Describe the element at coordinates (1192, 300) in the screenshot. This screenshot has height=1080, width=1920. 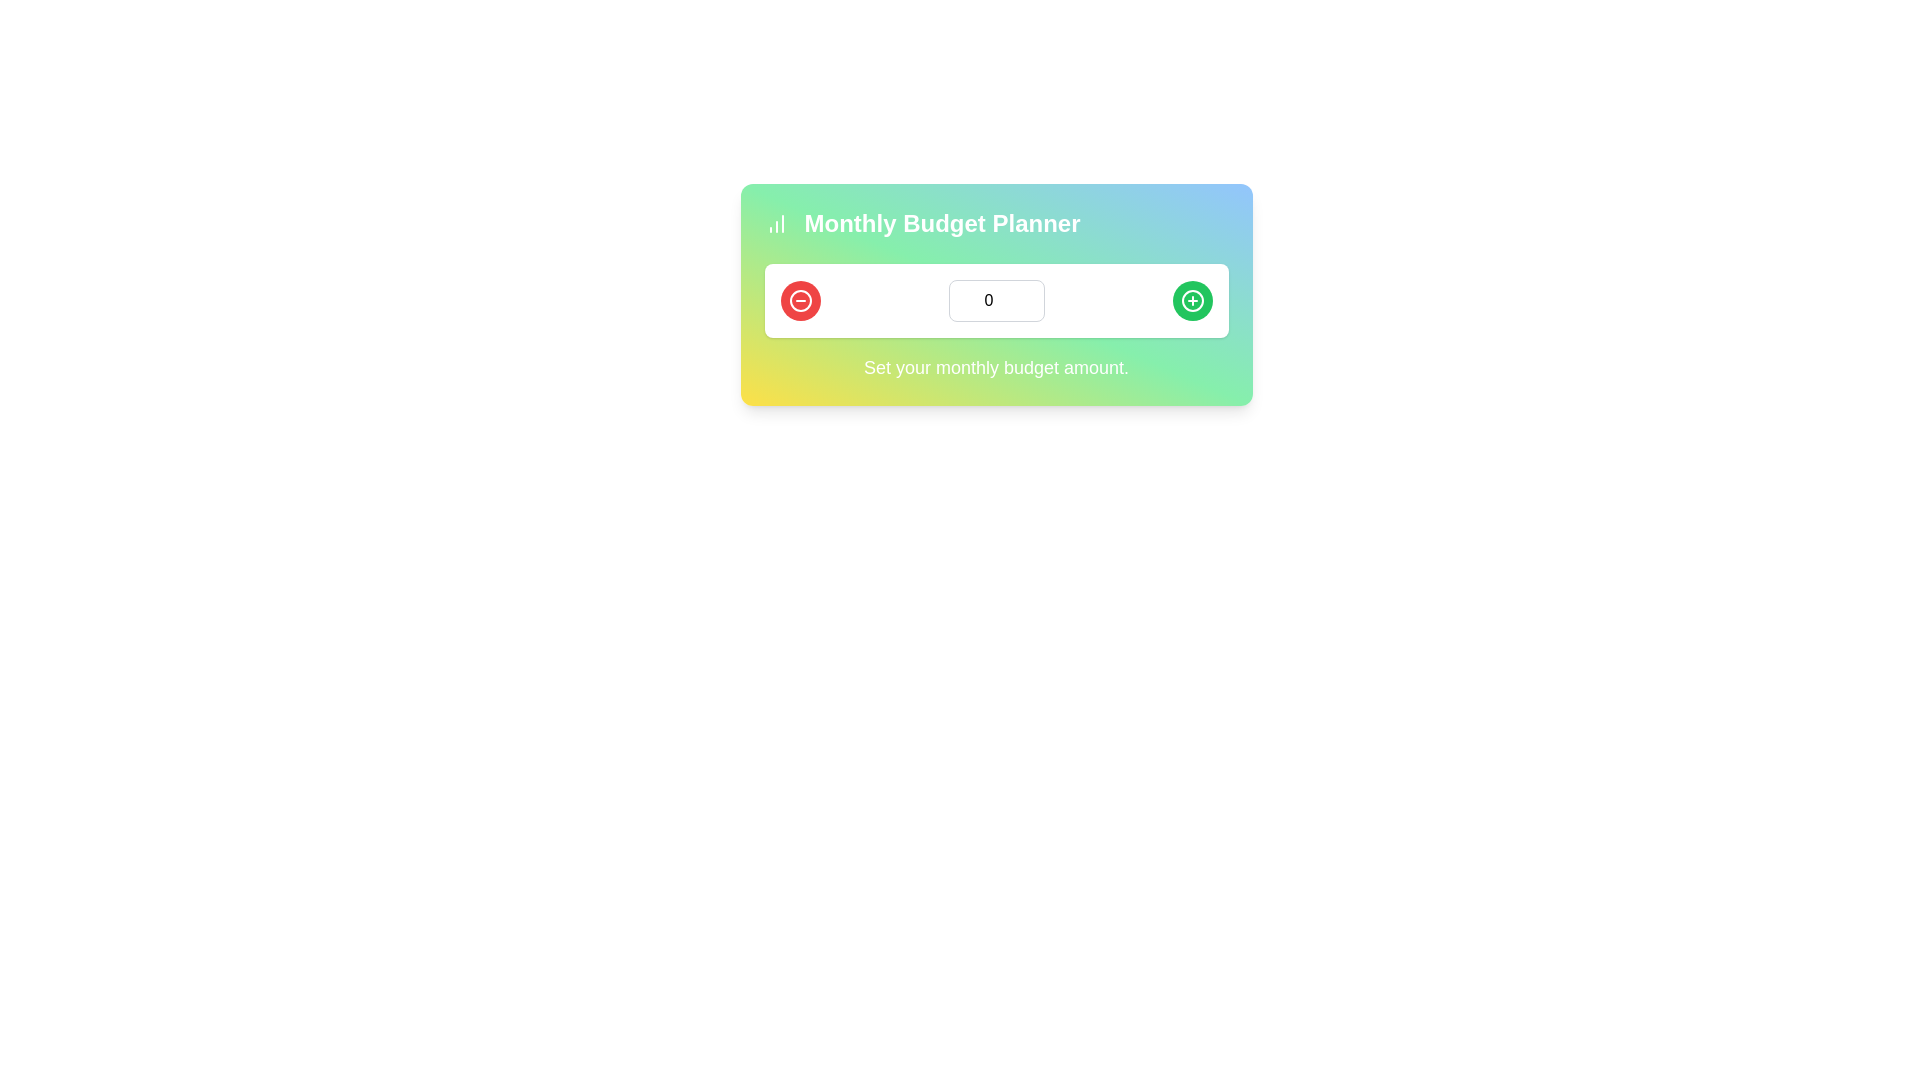
I see `the green circular icon with a plus symbol located in the 'Monthly Budget Planner' section to increment the value` at that location.